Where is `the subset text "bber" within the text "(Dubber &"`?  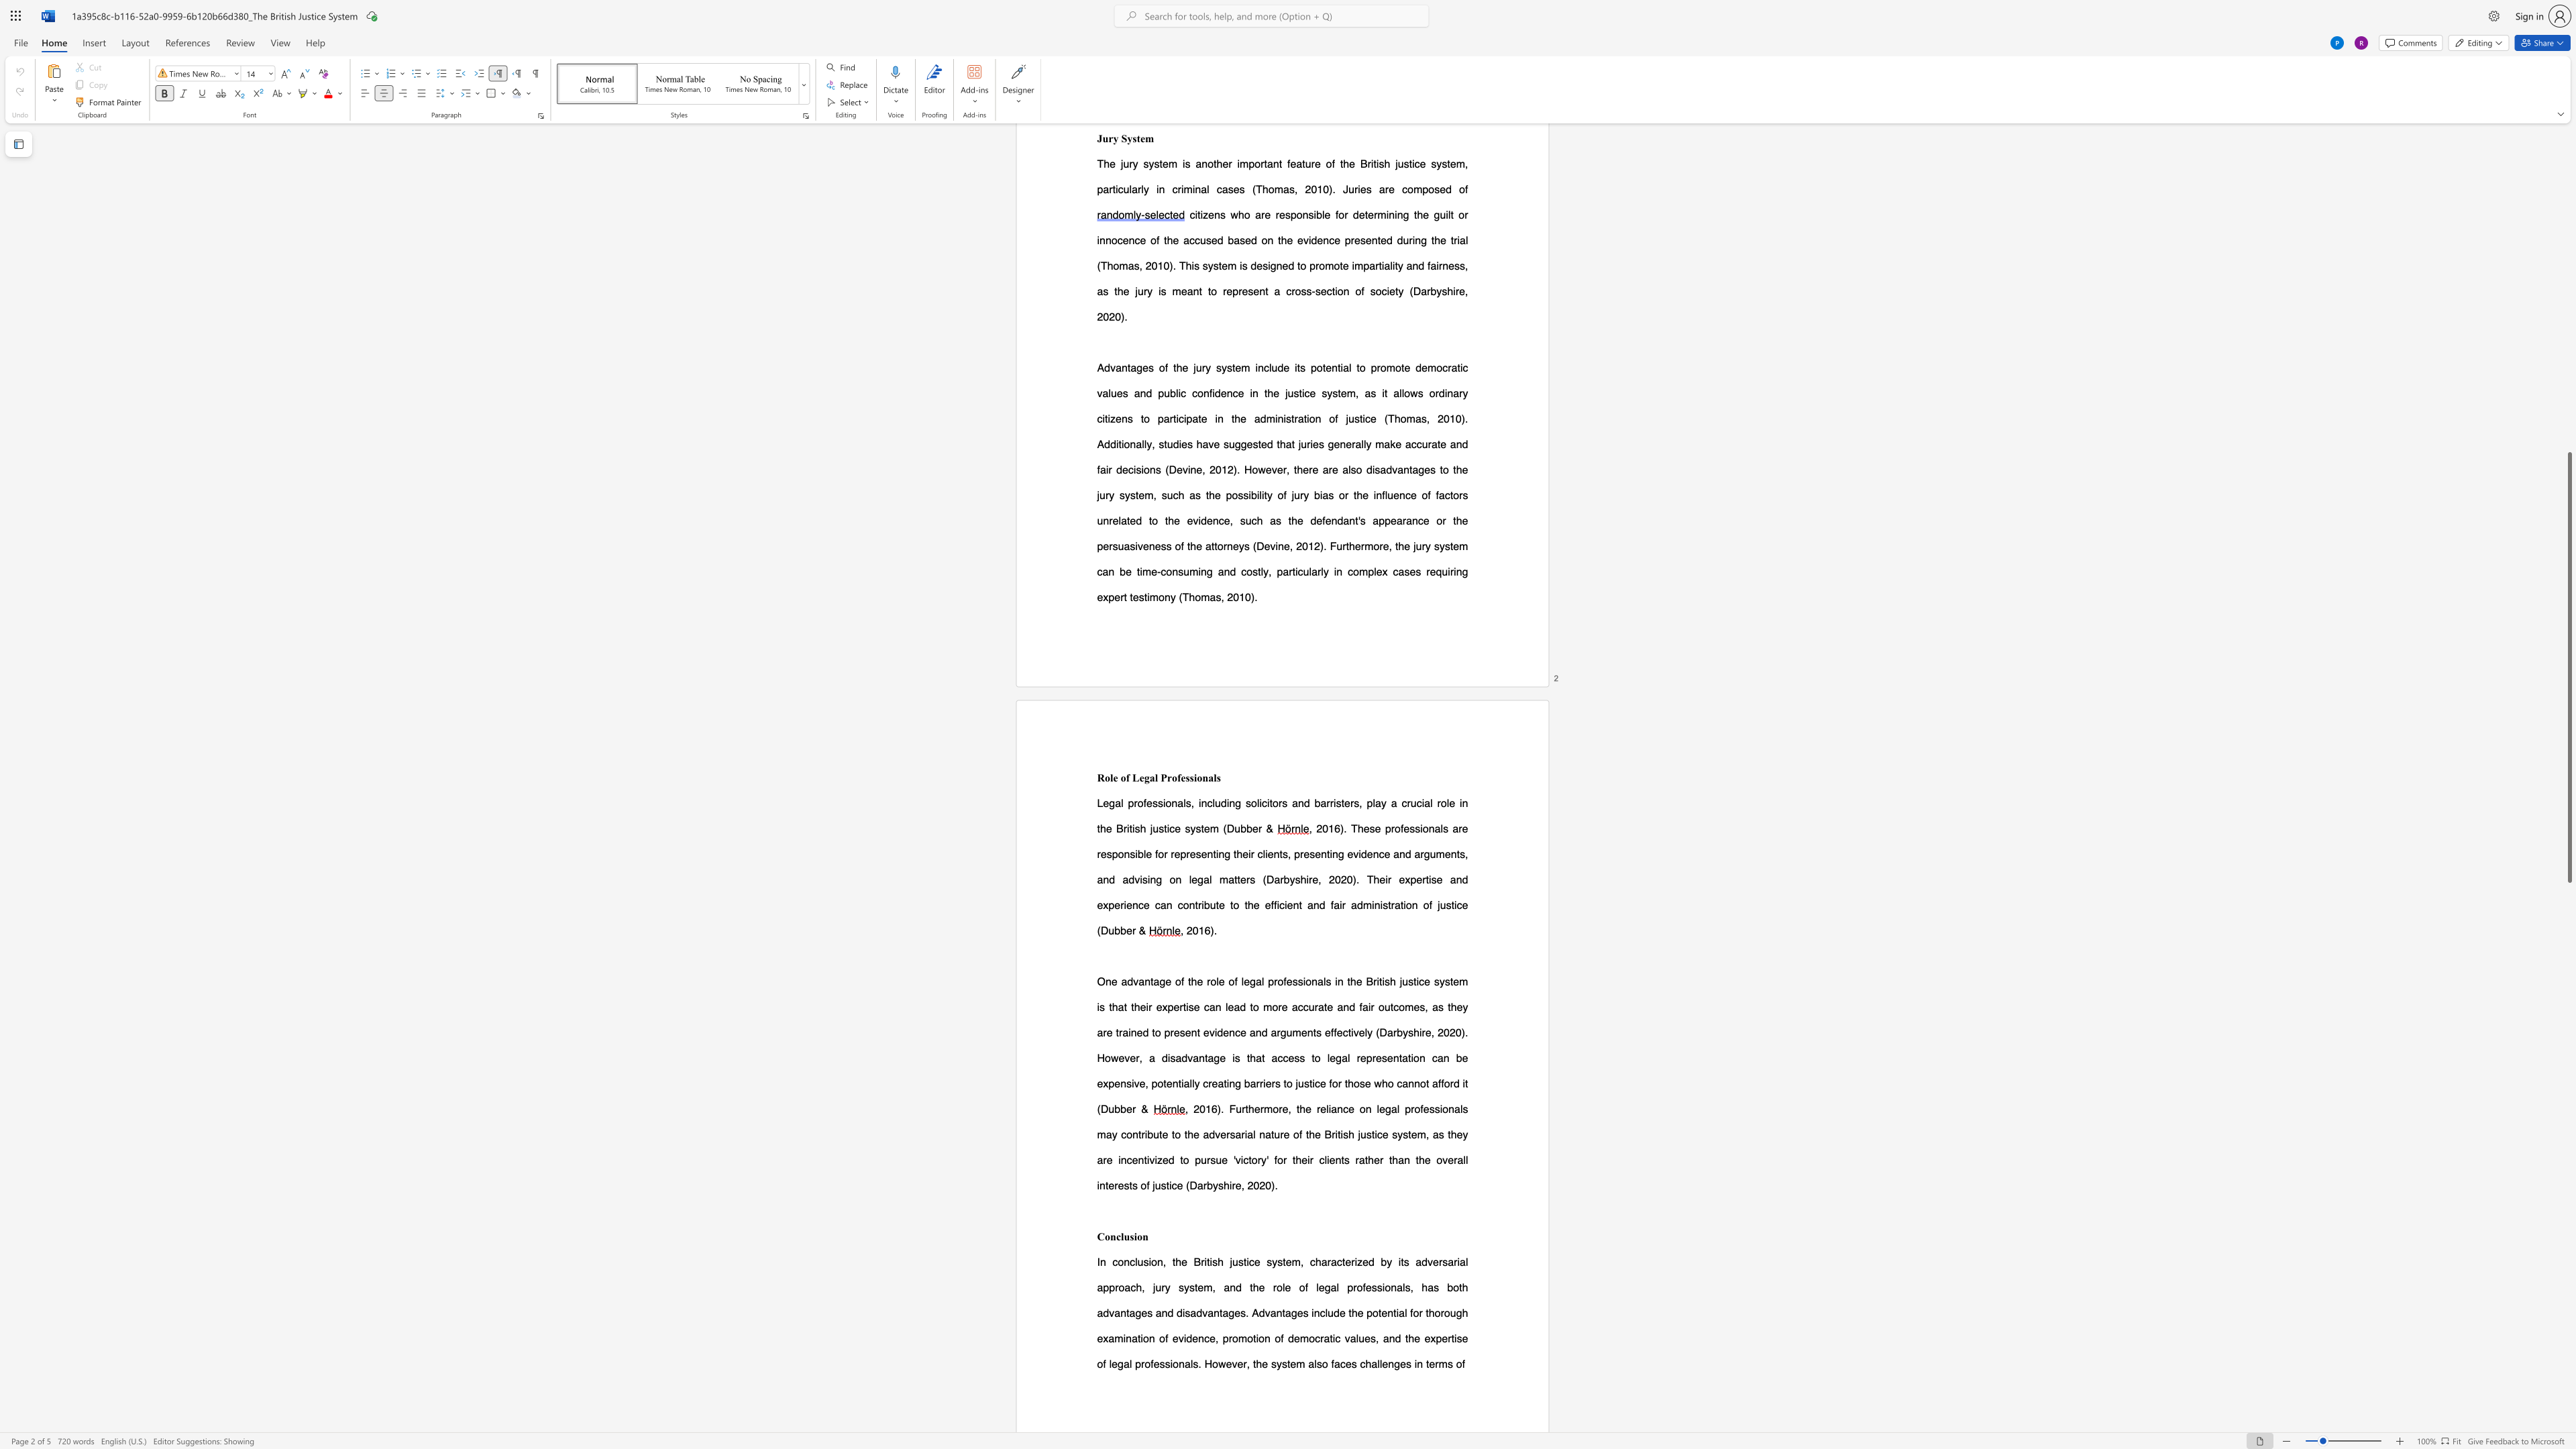
the subset text "bber" within the text "(Dubber &" is located at coordinates (1114, 1108).